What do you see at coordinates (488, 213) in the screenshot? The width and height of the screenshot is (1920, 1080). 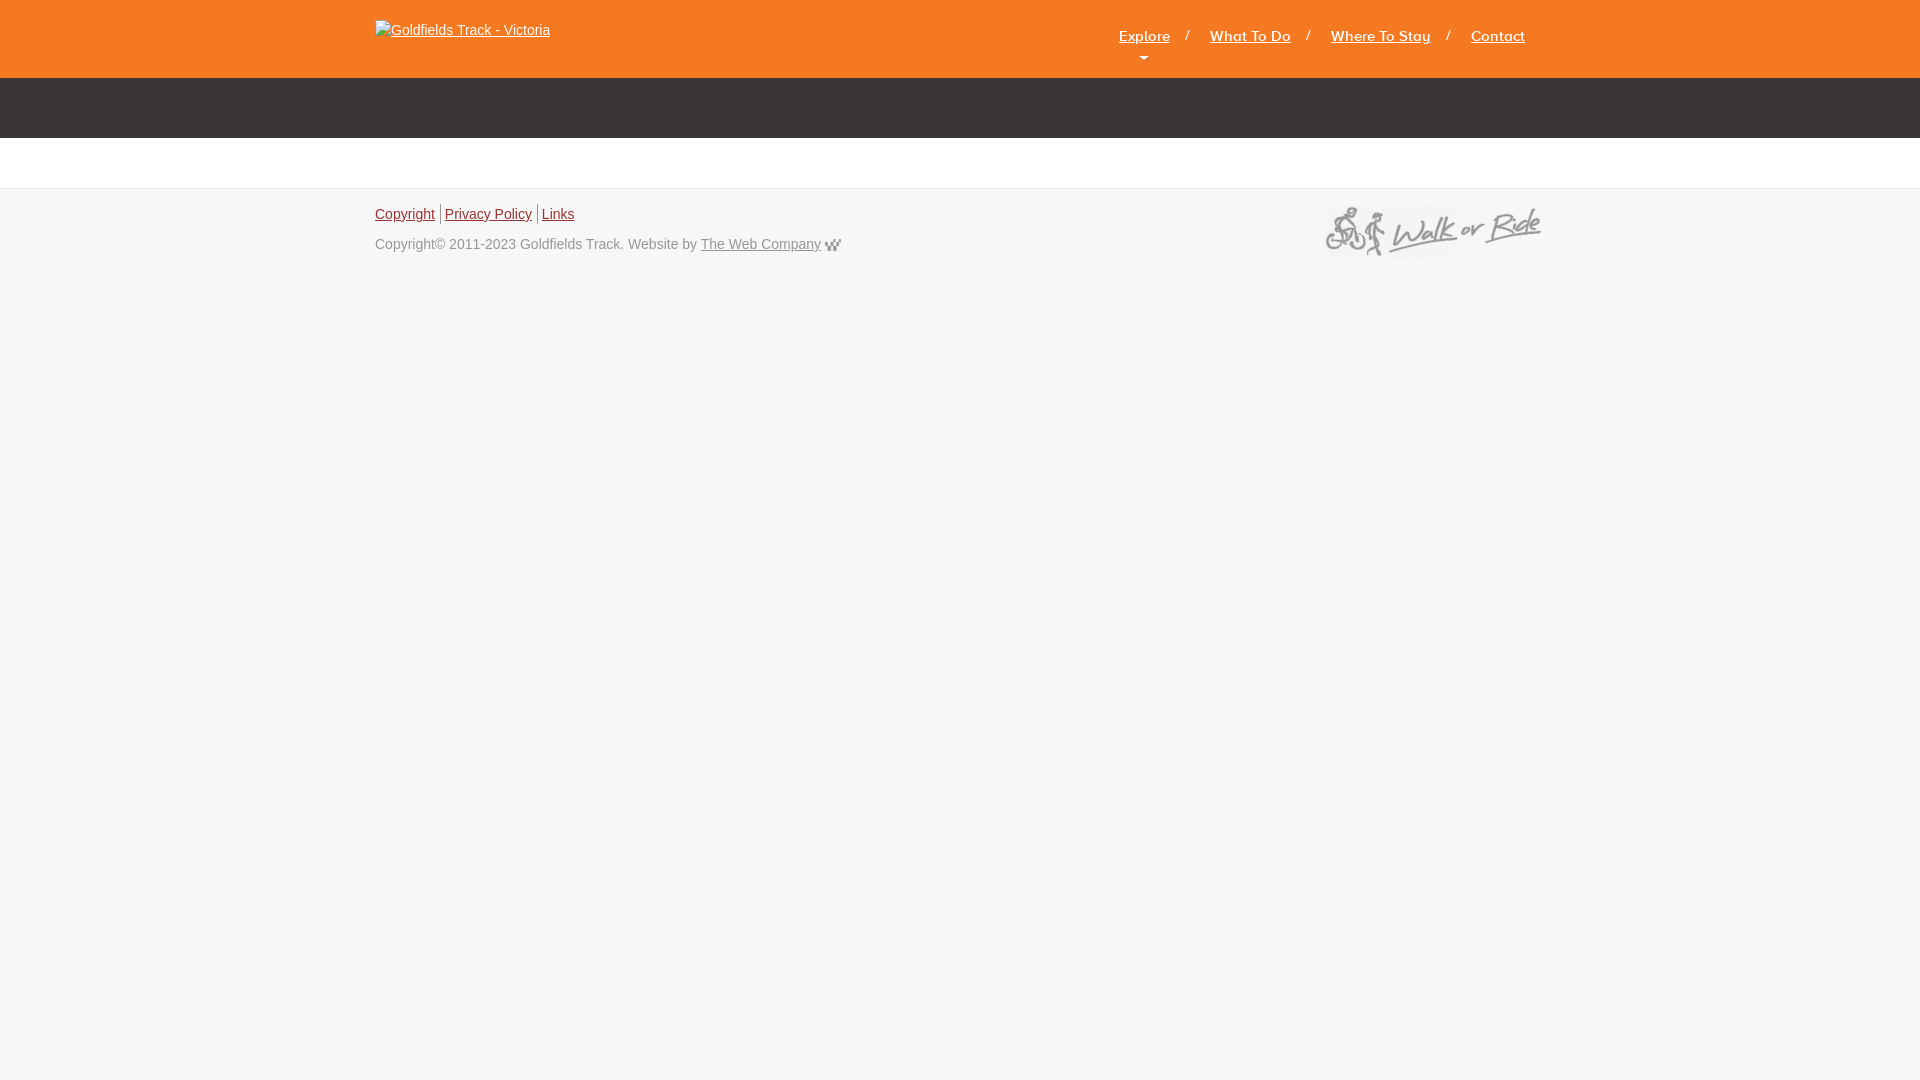 I see `'Privacy Policy'` at bounding box center [488, 213].